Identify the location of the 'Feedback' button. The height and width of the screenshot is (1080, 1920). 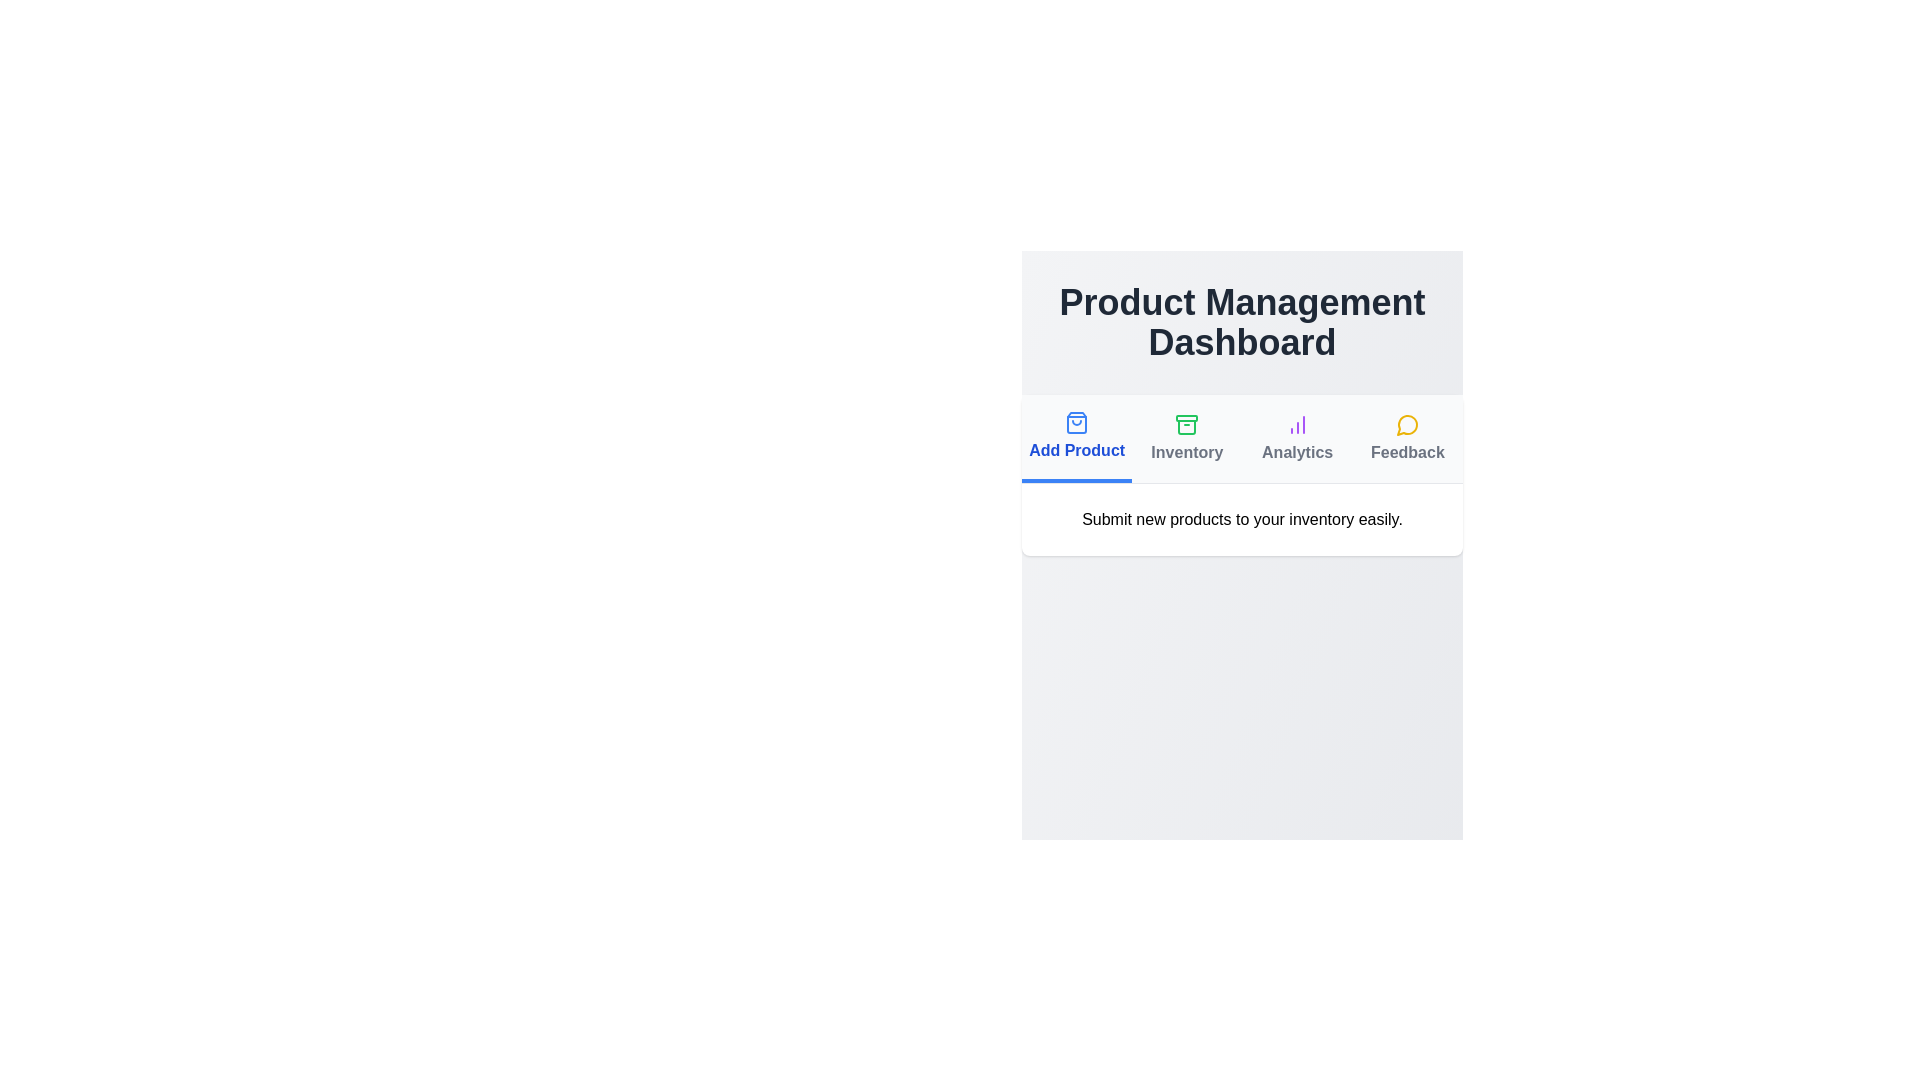
(1406, 438).